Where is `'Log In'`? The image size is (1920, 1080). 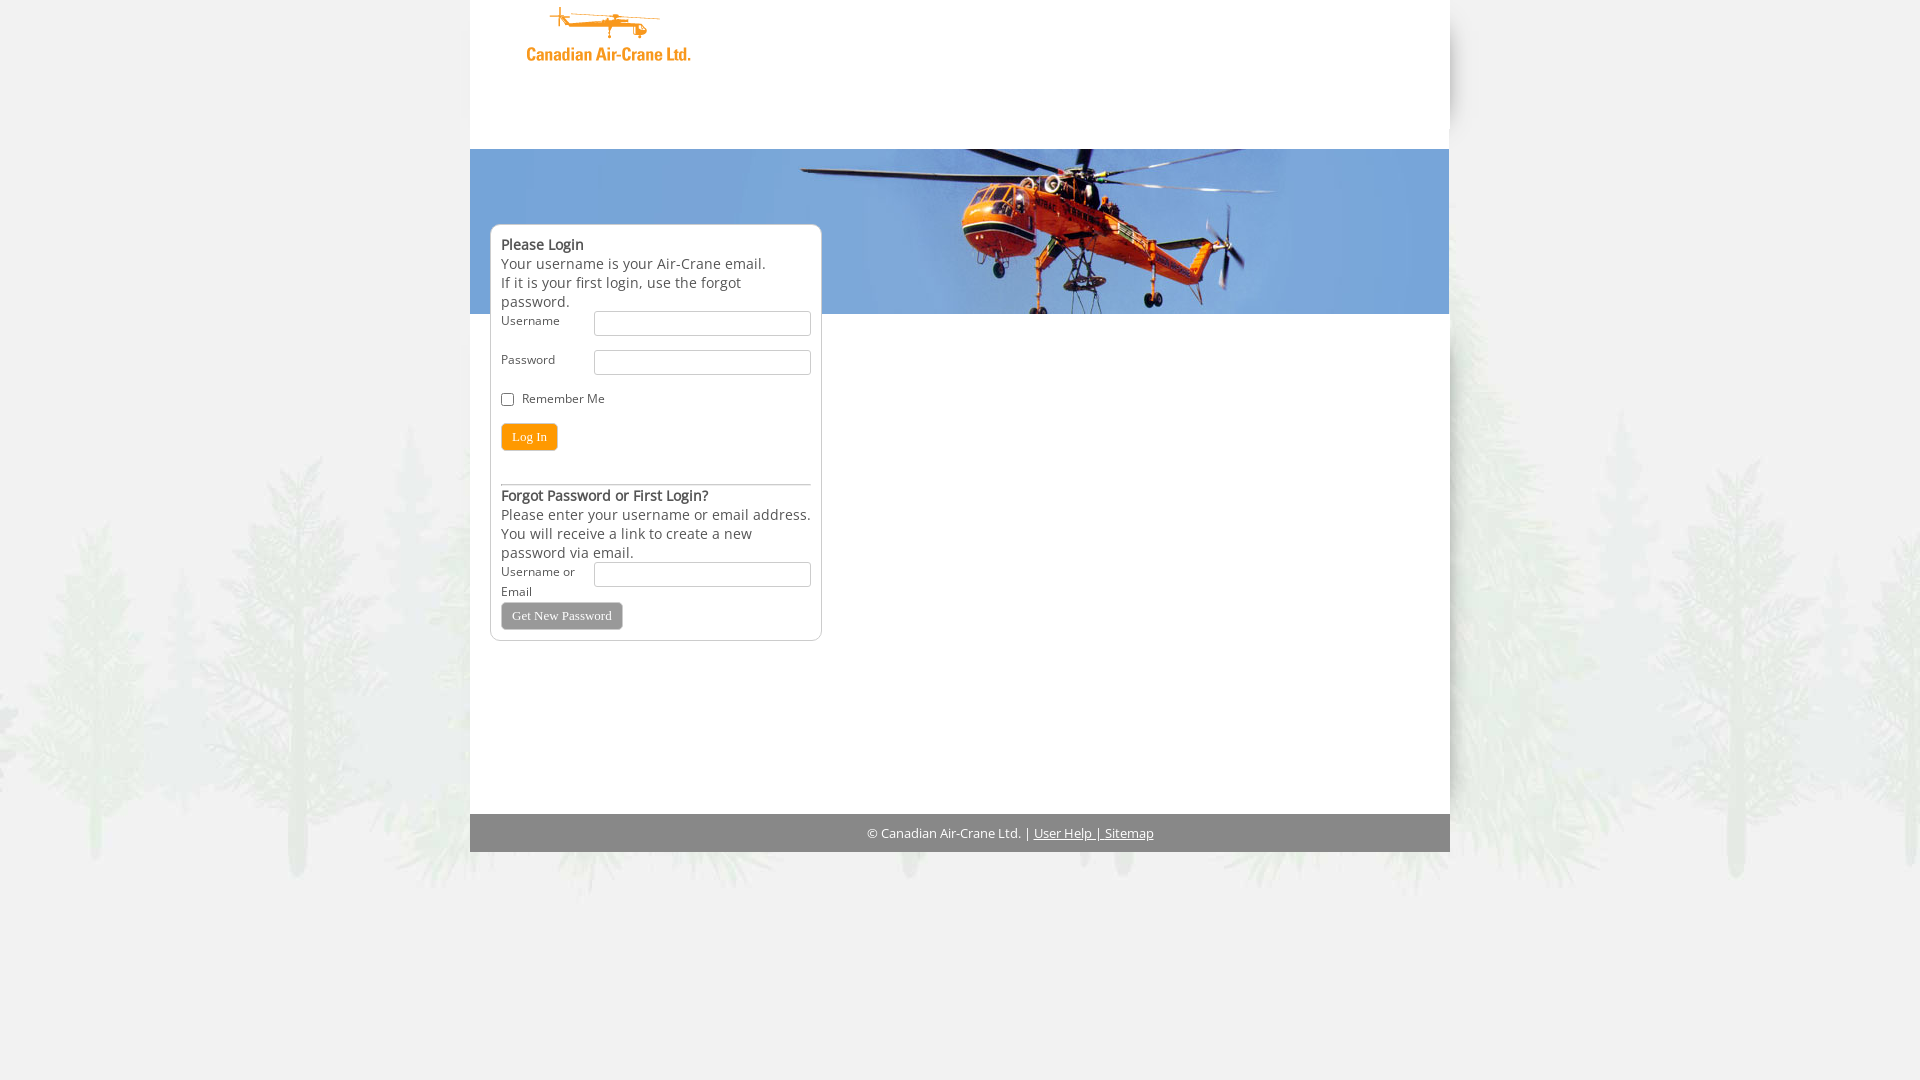 'Log In' is located at coordinates (529, 435).